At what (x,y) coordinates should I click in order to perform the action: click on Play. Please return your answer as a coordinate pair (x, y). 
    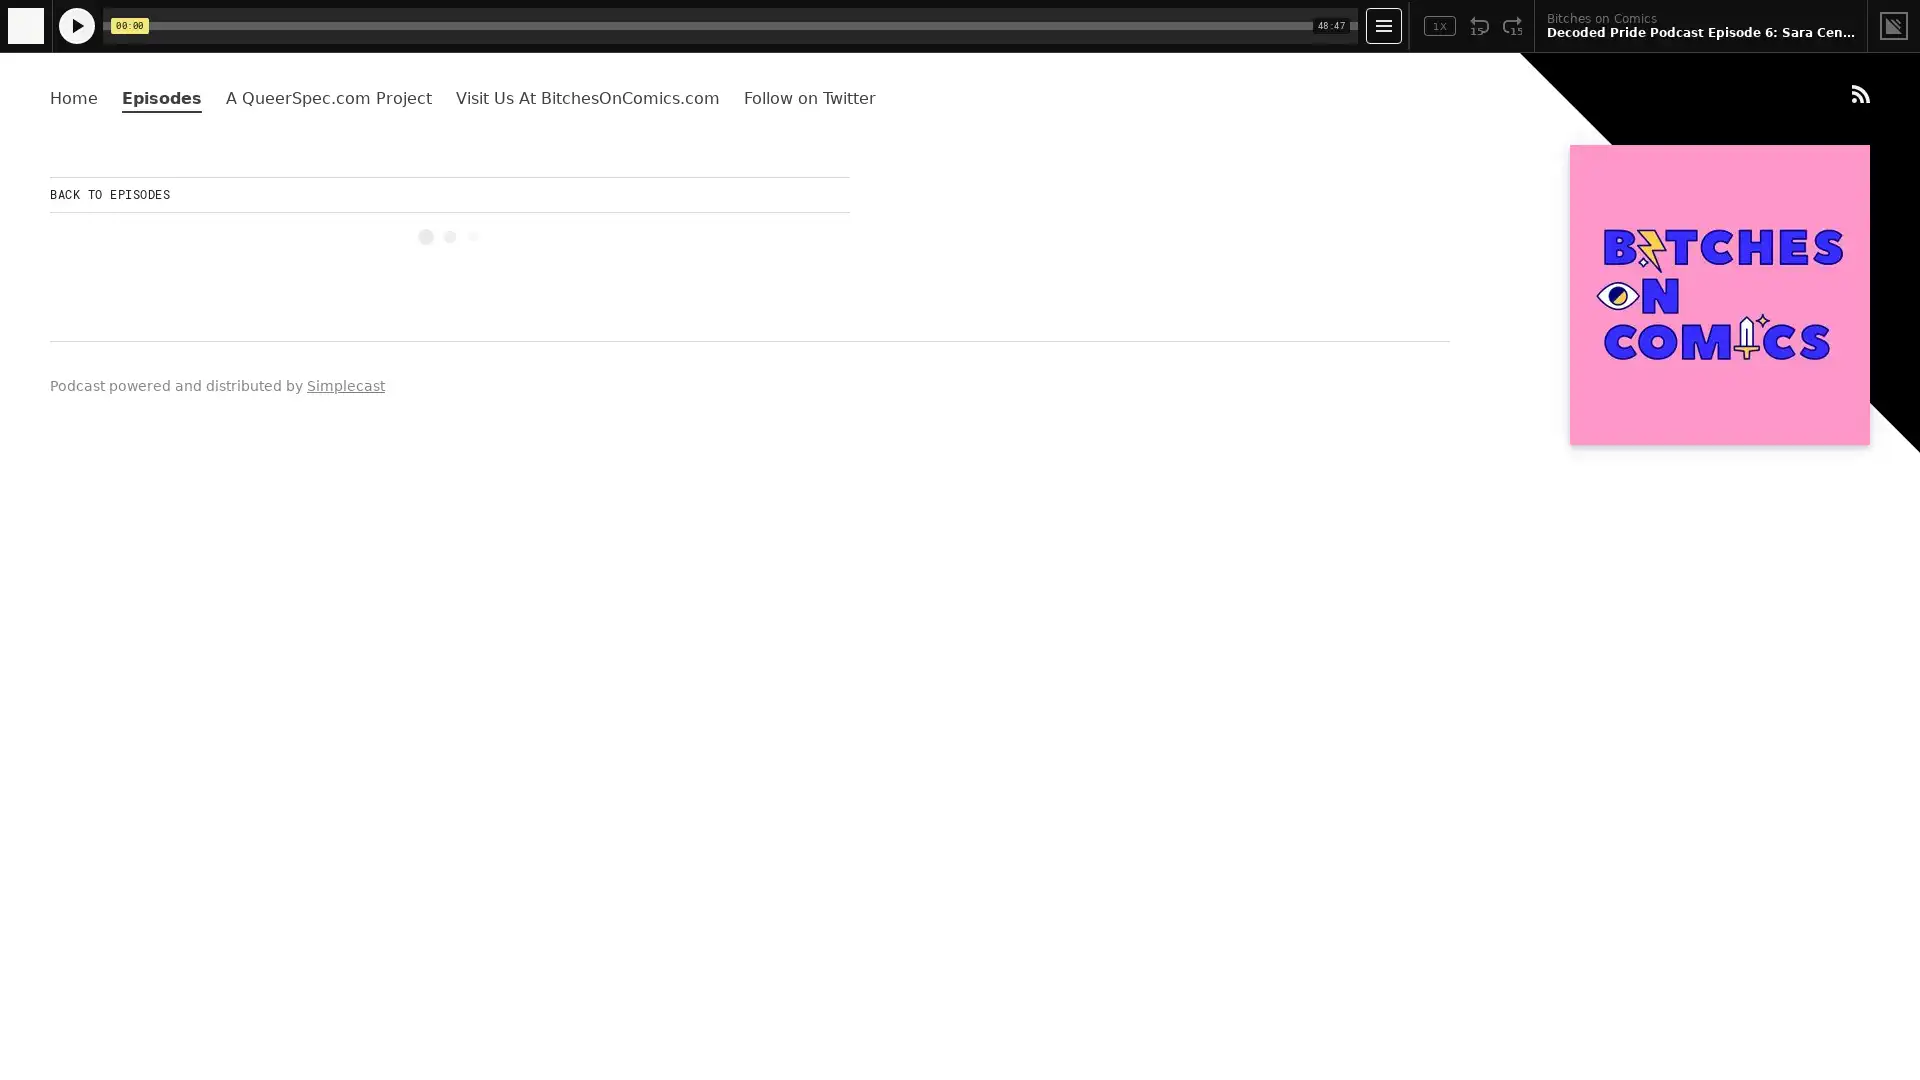
    Looking at the image, I should click on (254, 268).